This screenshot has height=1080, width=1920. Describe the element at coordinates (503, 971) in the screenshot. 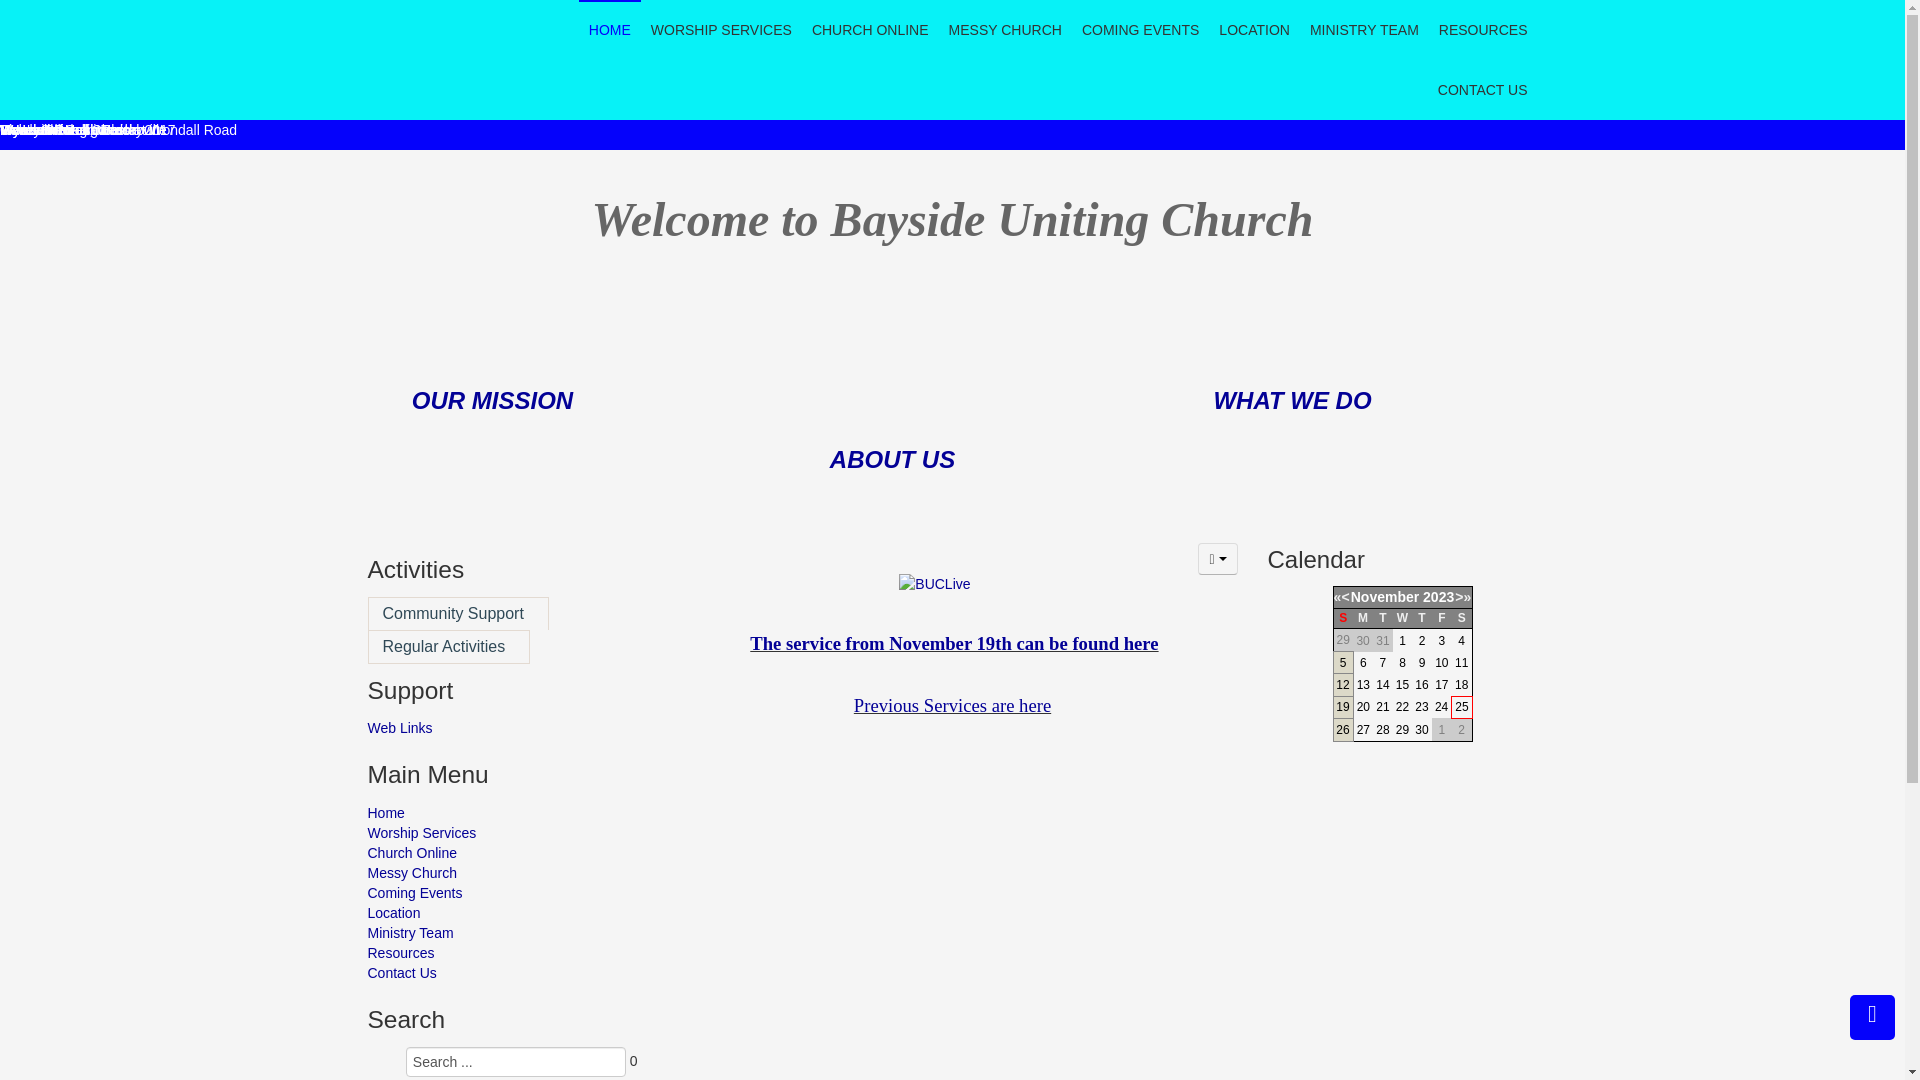

I see `'Contact Us'` at that location.